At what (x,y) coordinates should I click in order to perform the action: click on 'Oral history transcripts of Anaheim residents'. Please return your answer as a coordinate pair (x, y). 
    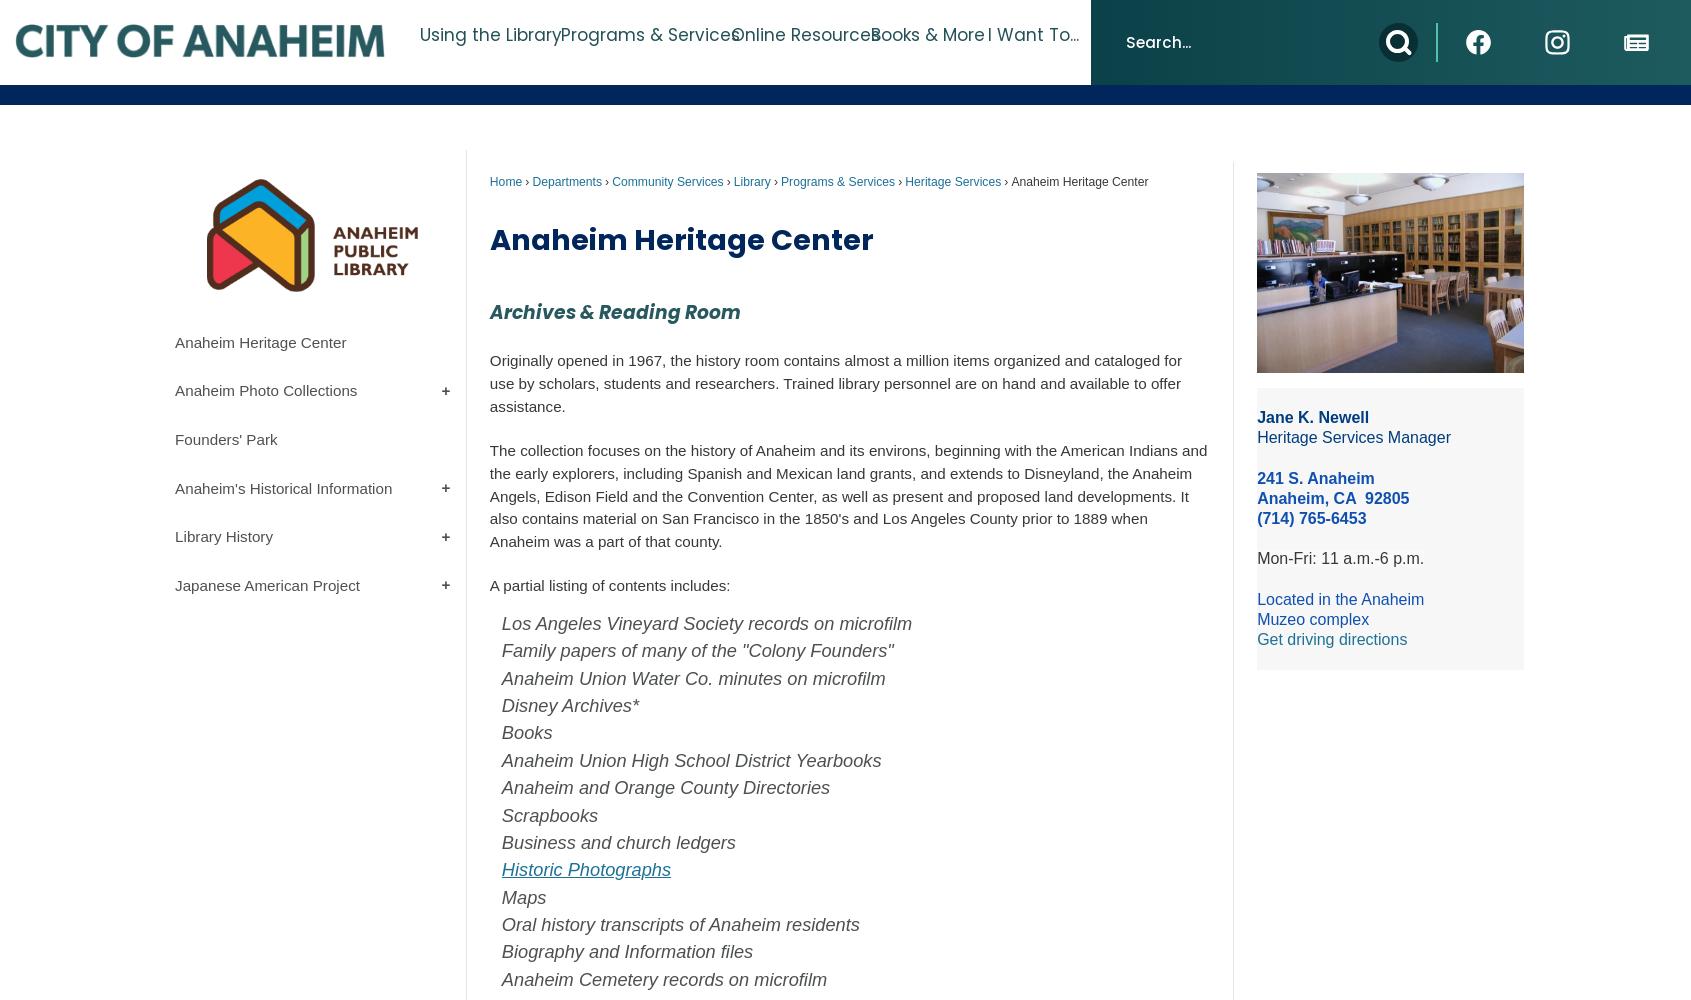
    Looking at the image, I should click on (681, 923).